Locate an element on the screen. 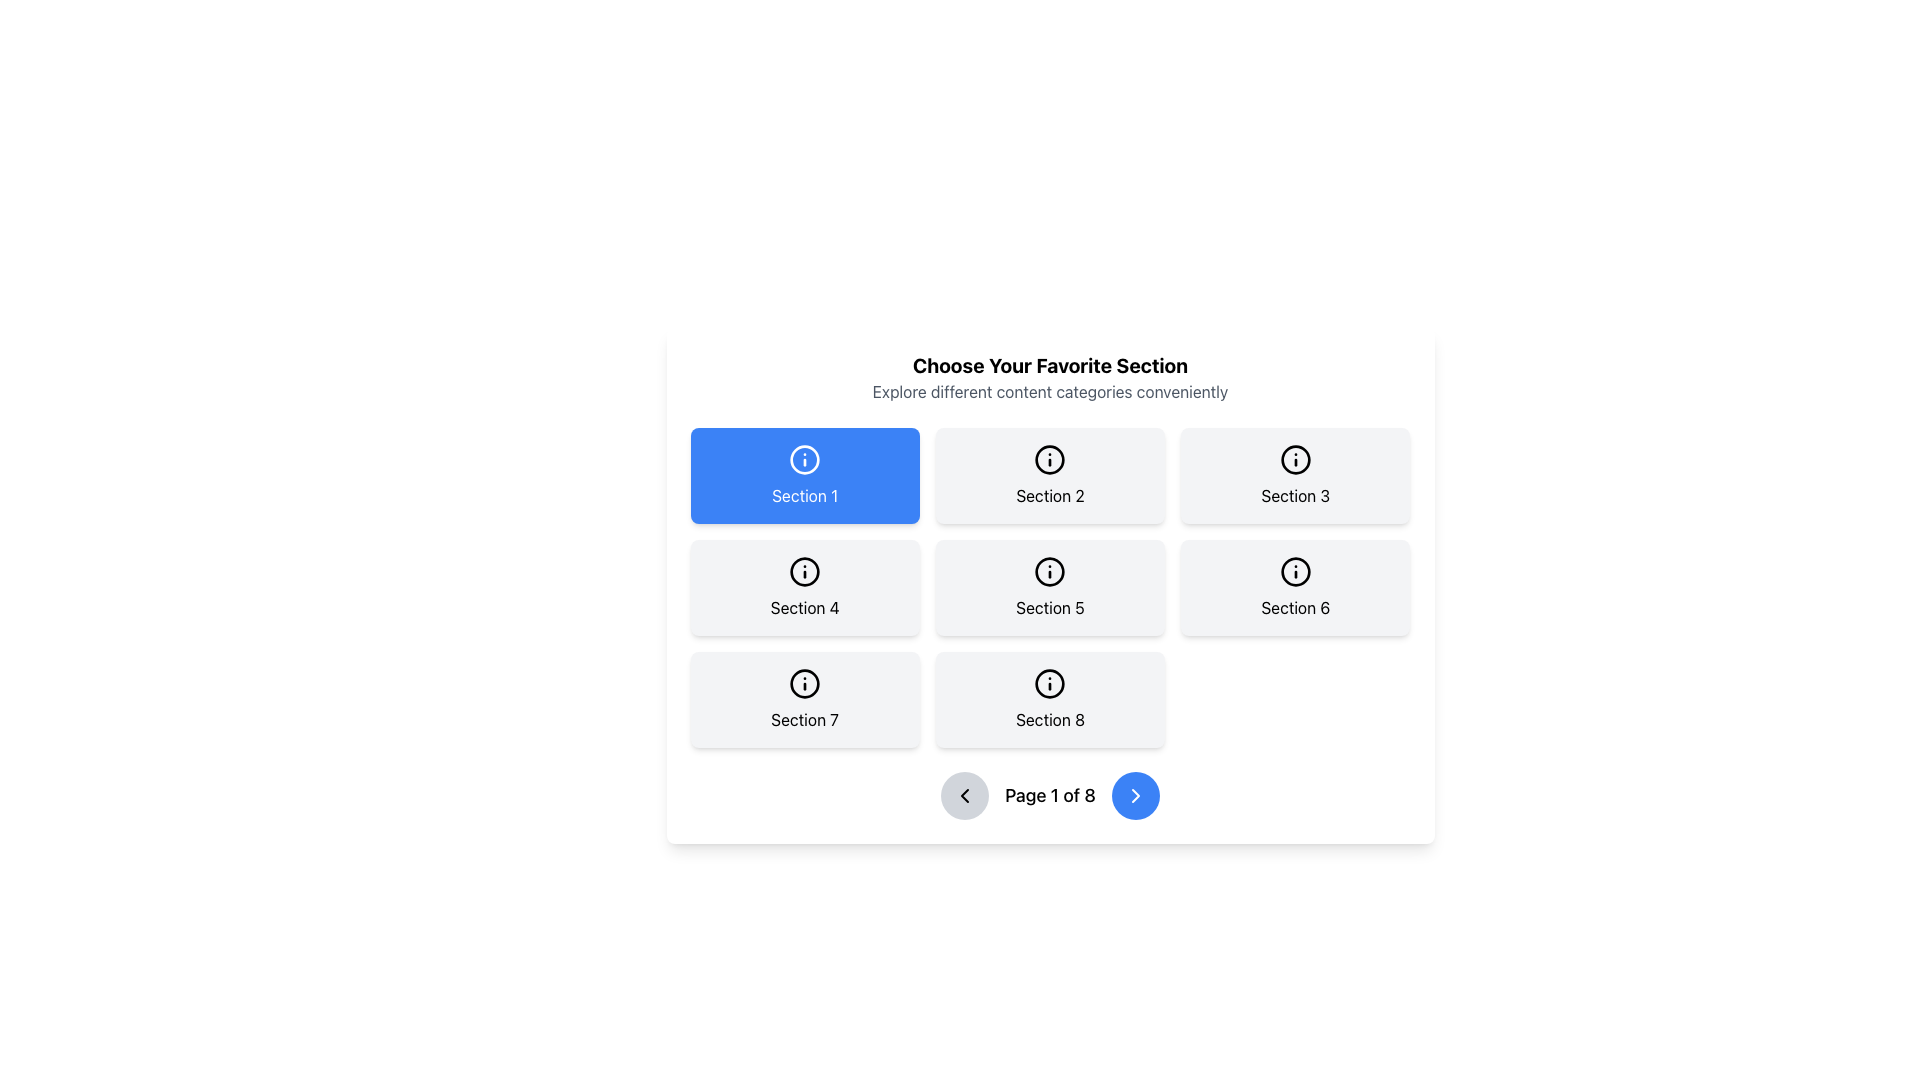  the icon located in 'Section 7', which is part of the 'Choose Your Favorite Section' interface and is positioned in the first element of the third row of the grid layout is located at coordinates (805, 682).